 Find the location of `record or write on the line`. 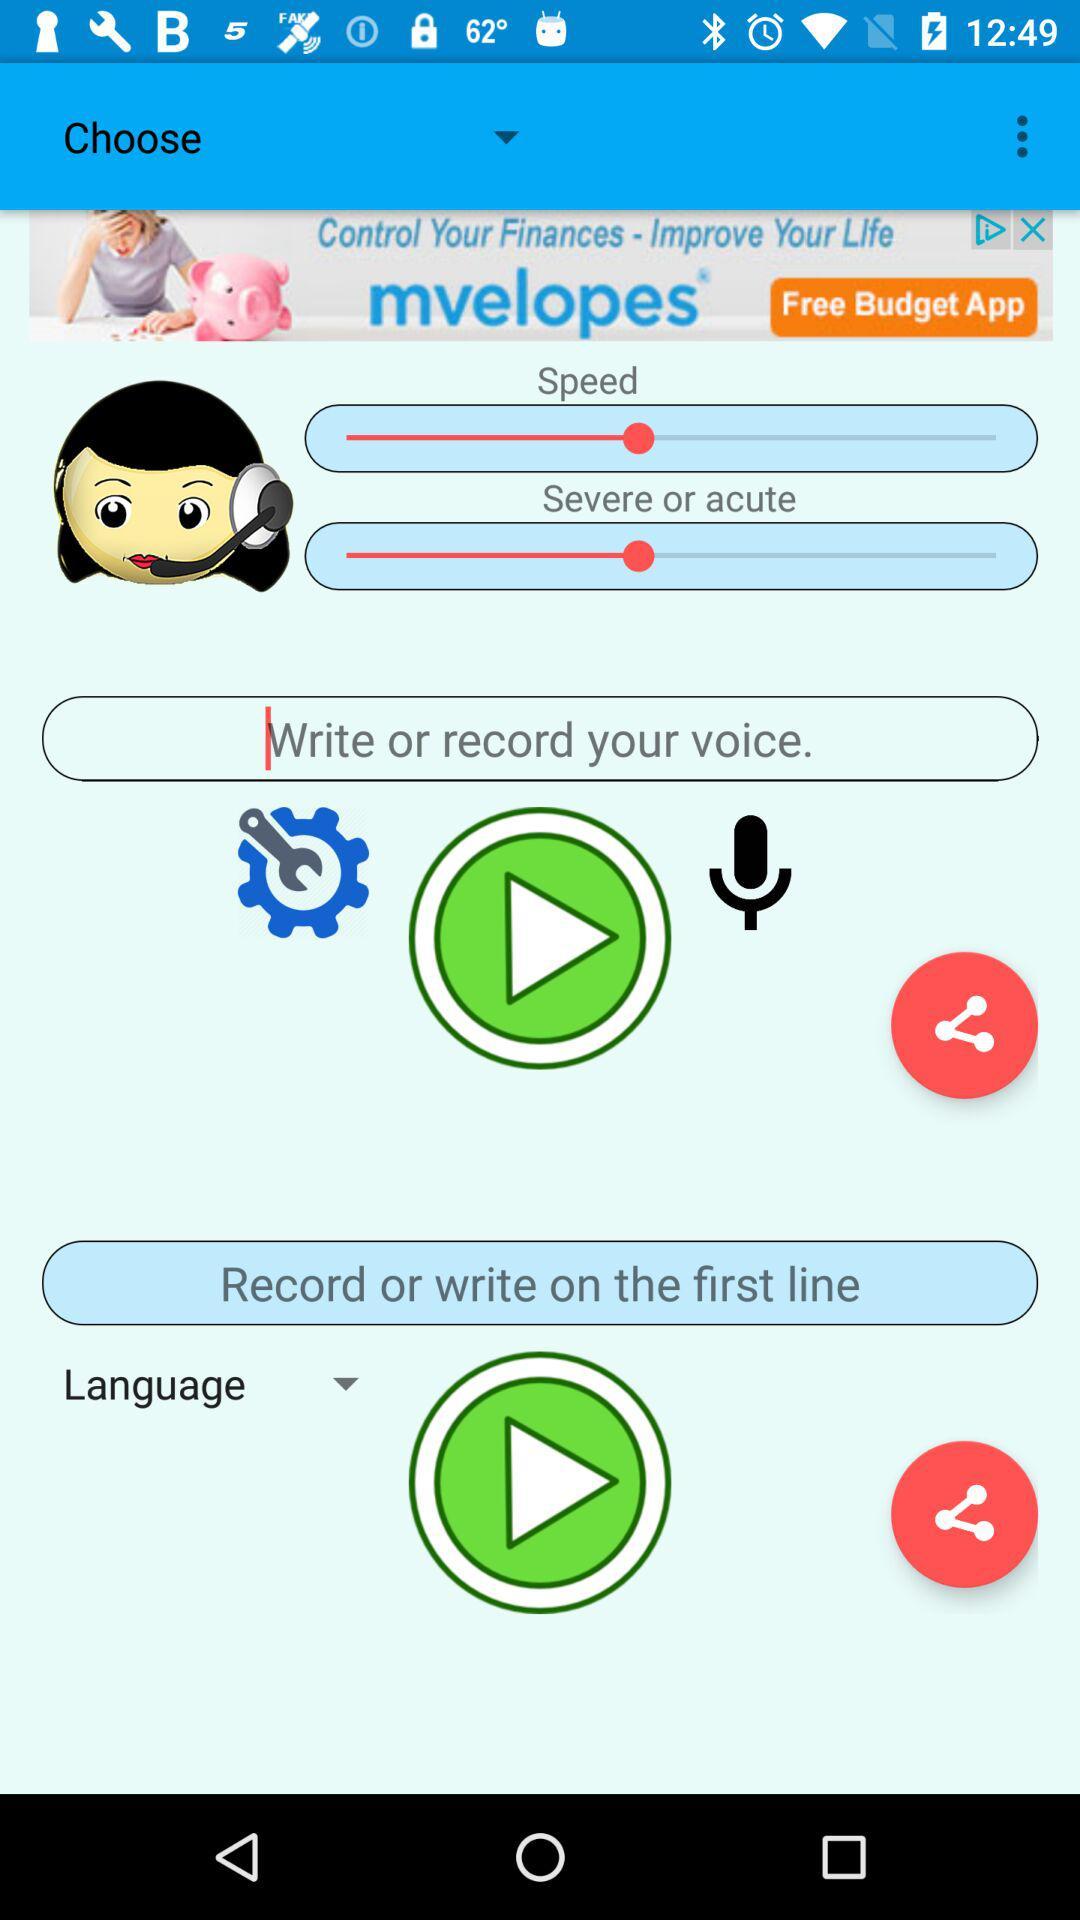

record or write on the line is located at coordinates (540, 1282).